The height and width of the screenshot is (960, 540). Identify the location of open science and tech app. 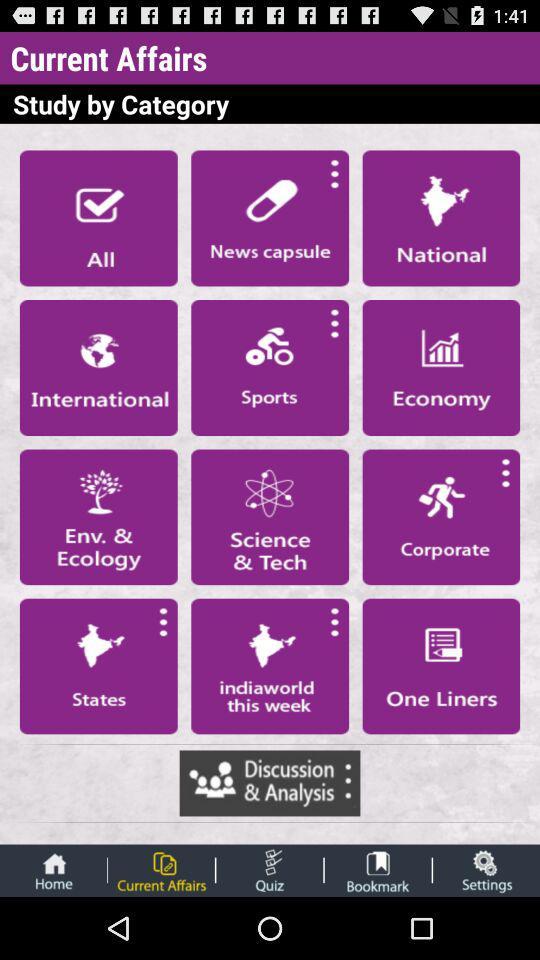
(270, 516).